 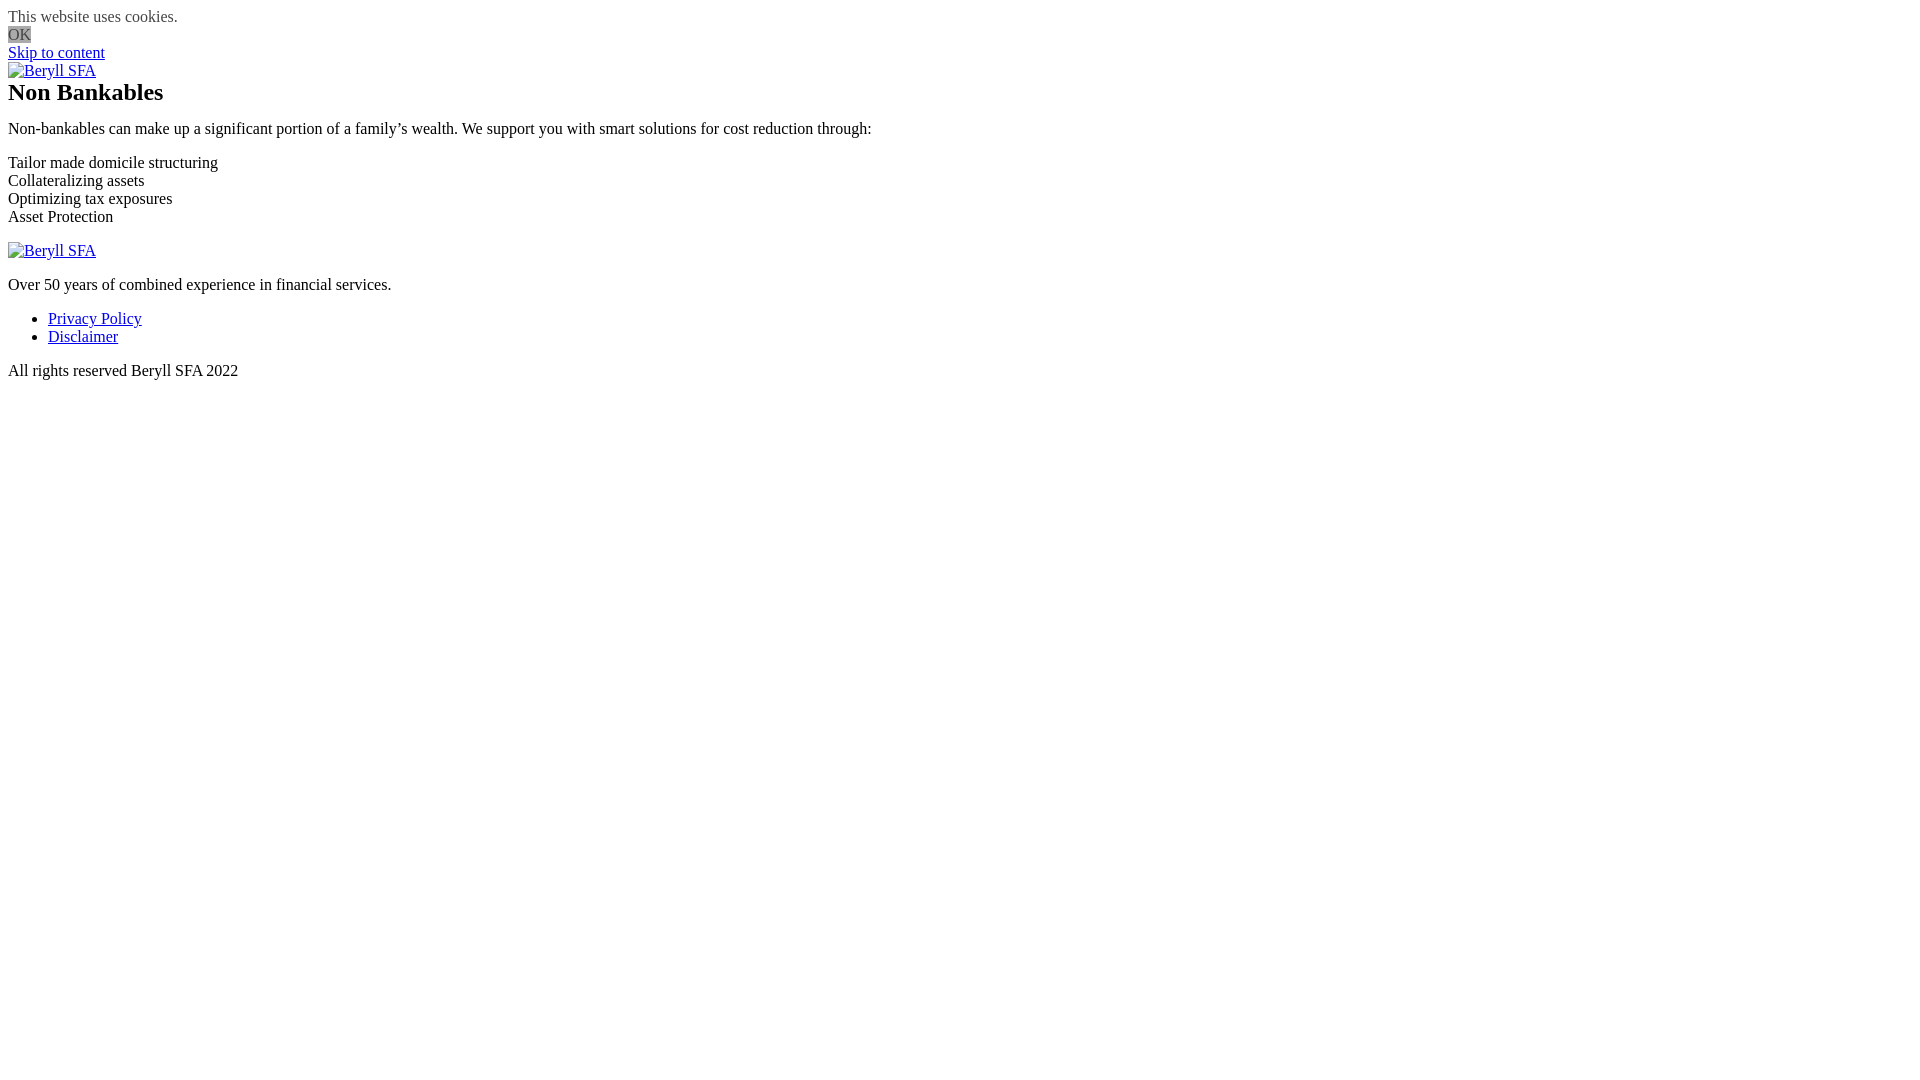 I want to click on 'Skip to content', so click(x=56, y=51).